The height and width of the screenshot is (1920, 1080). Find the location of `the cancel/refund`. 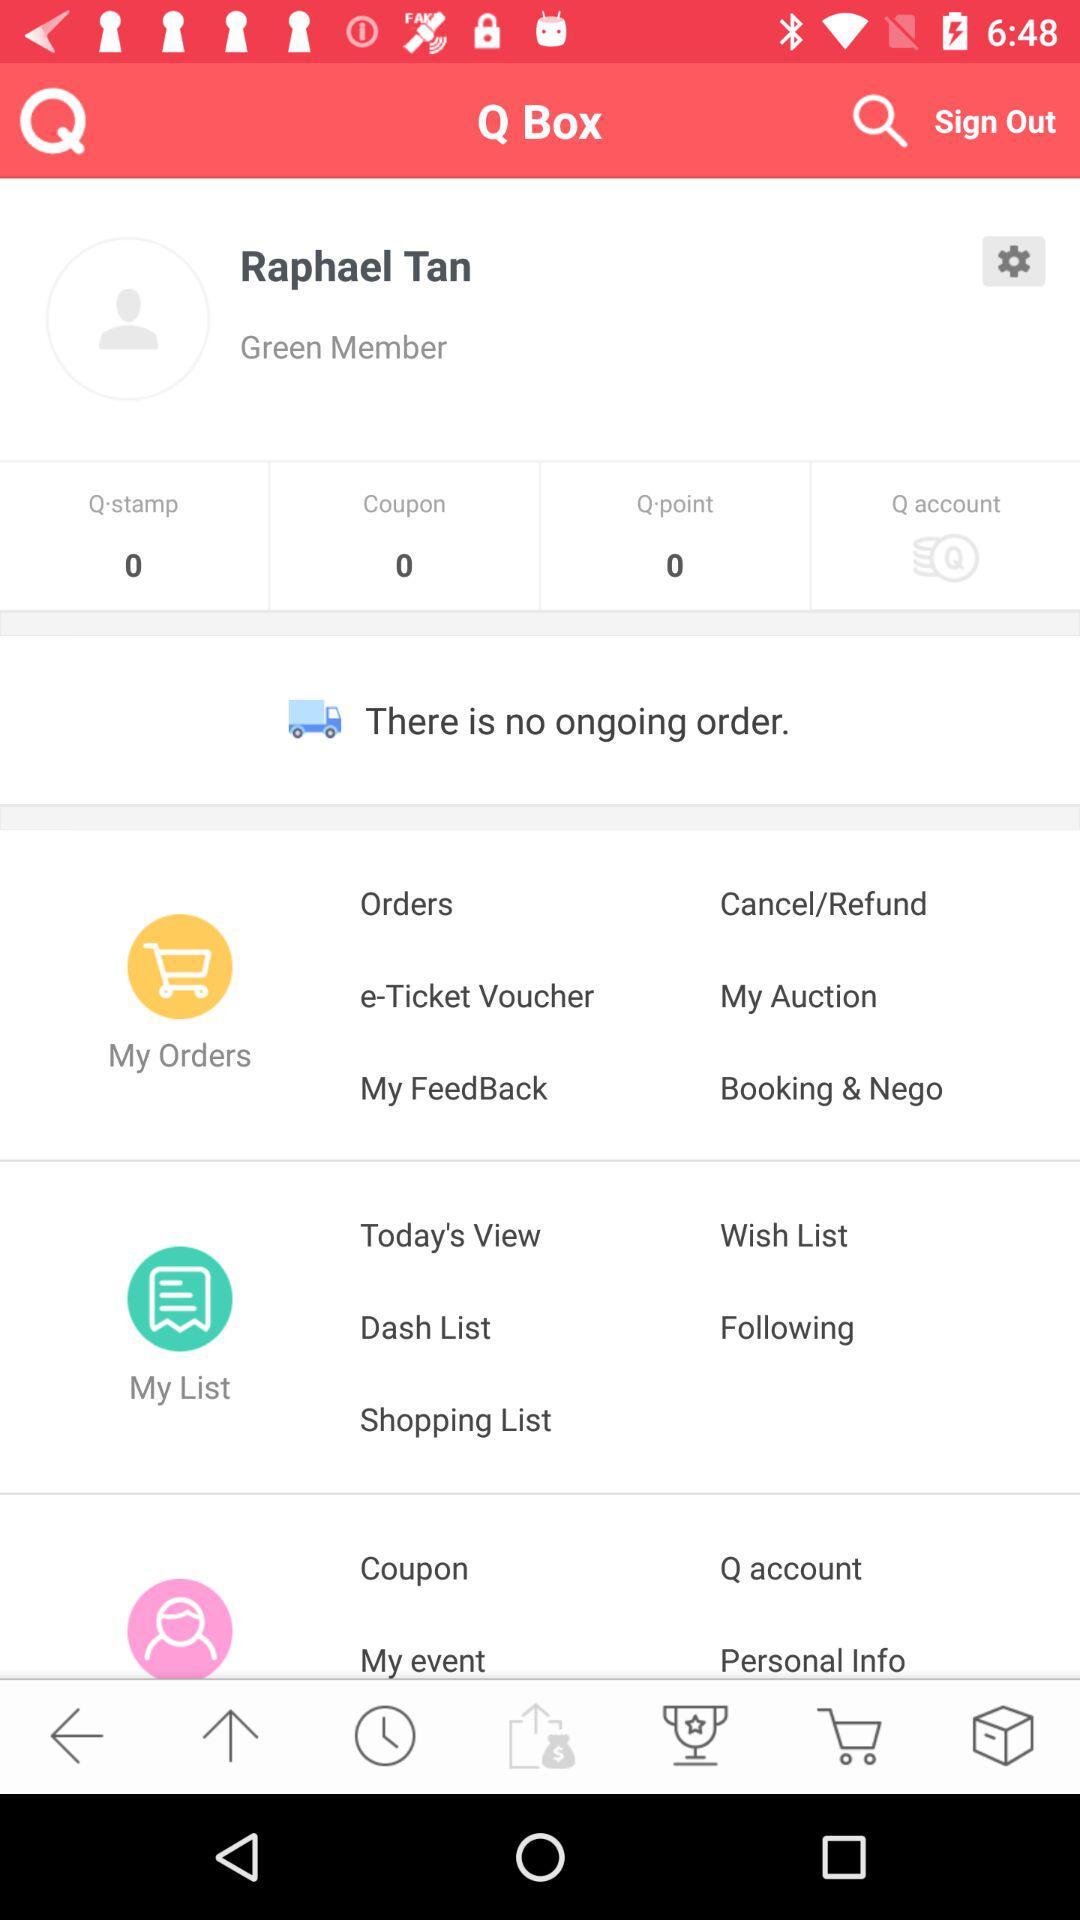

the cancel/refund is located at coordinates (898, 901).